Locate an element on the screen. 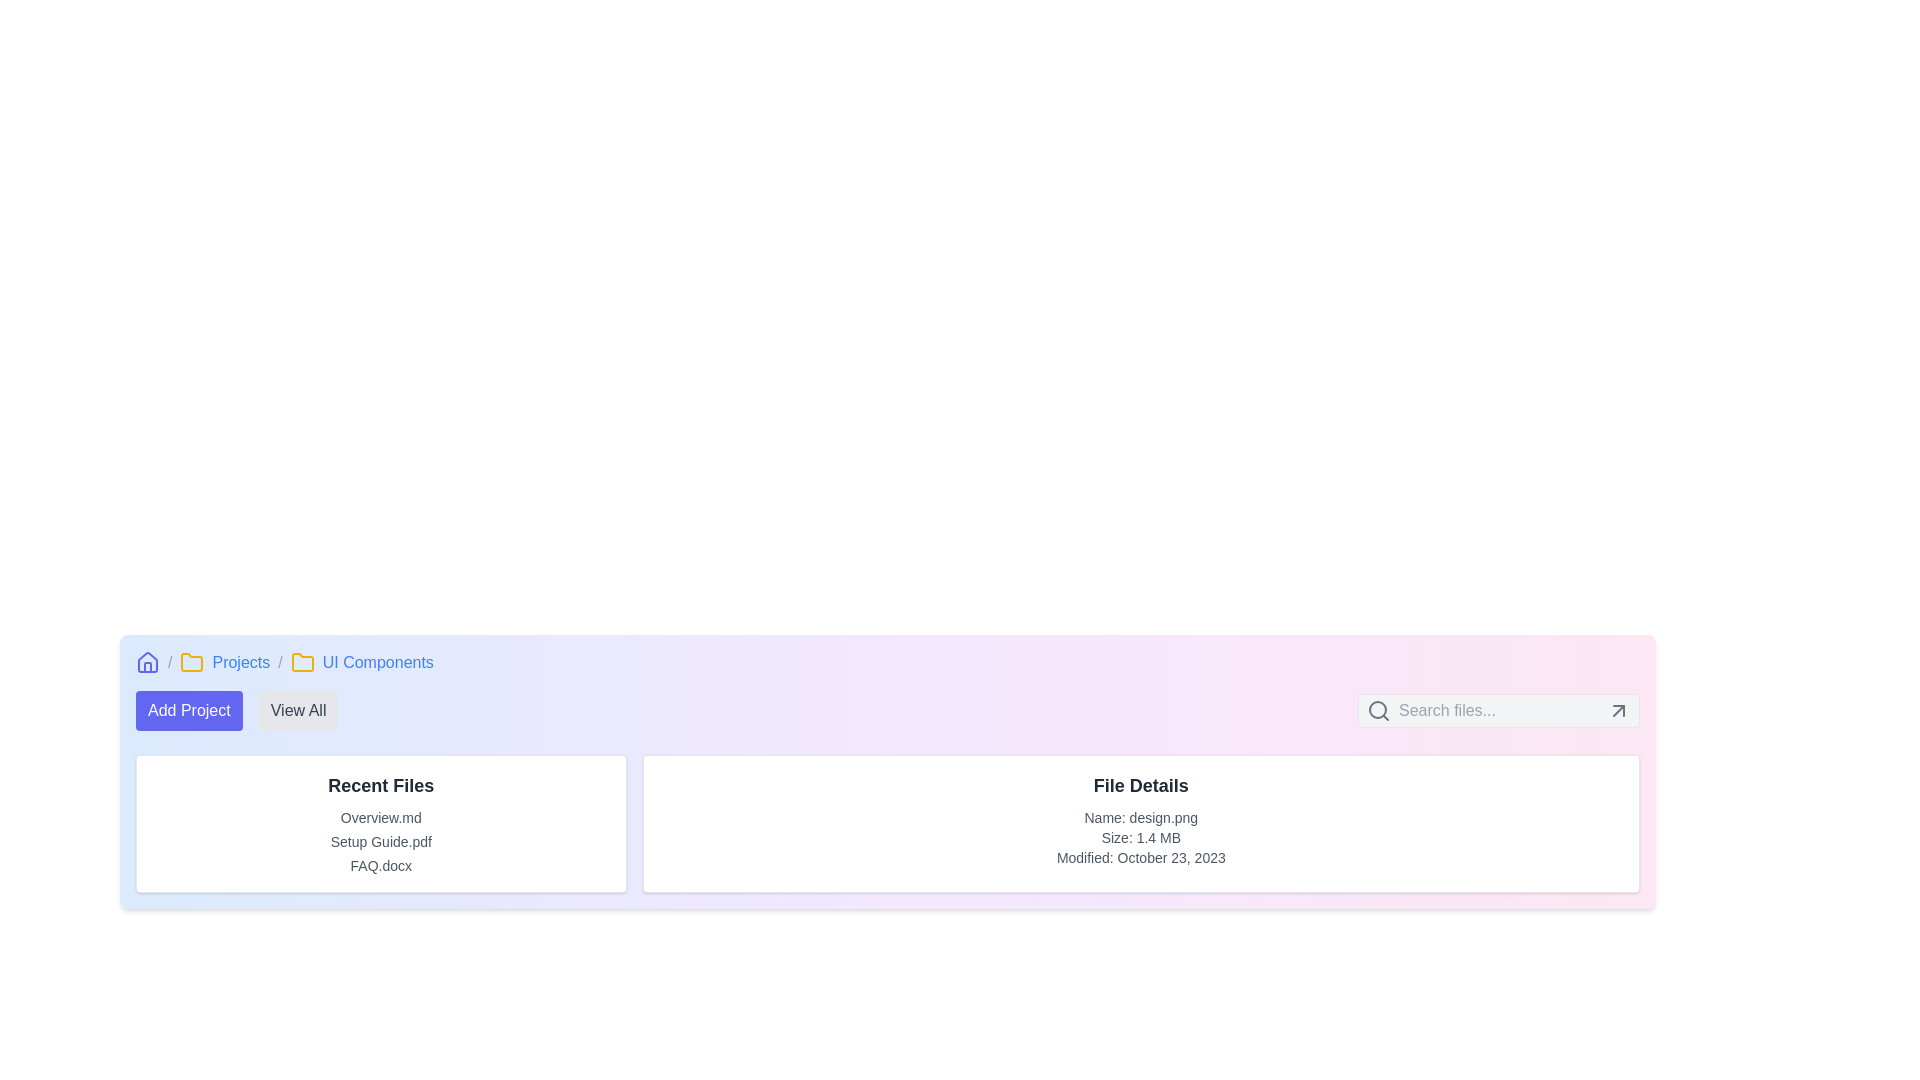  the 'Add Project' button, which is a rectangular button with a blue background and white text, located near the top-left region of the section is located at coordinates (189, 709).